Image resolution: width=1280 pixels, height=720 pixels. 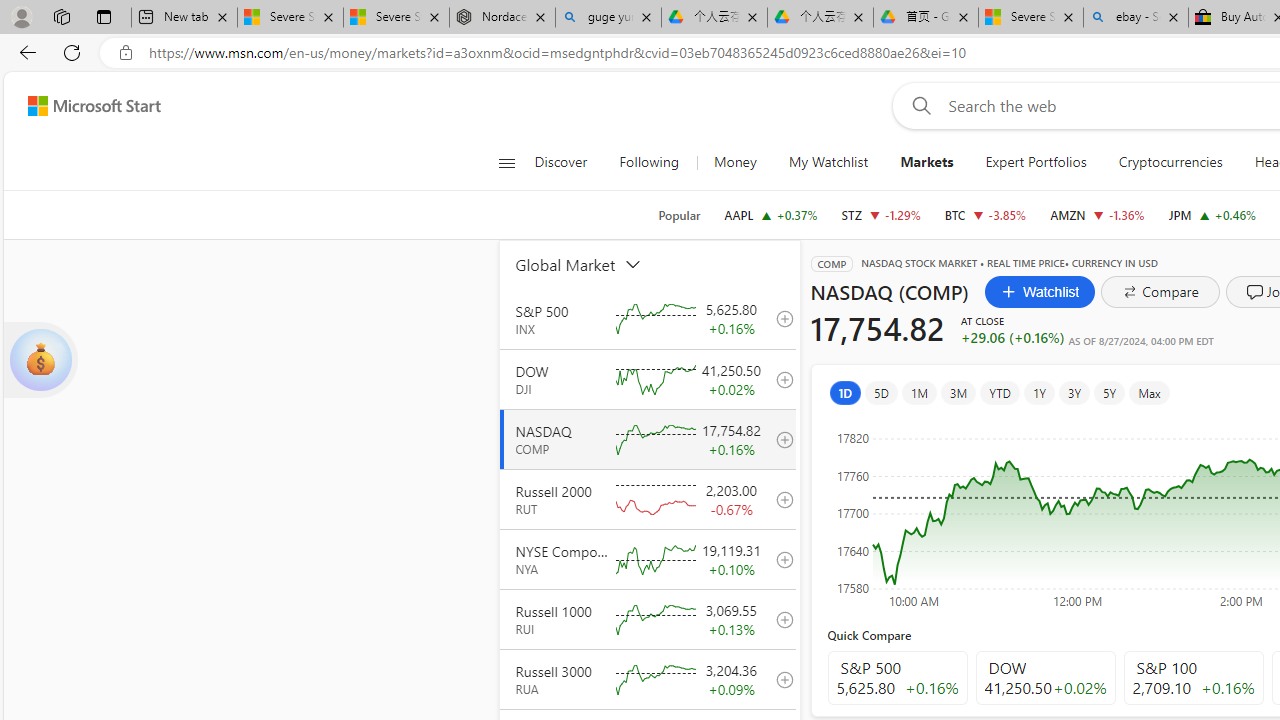 I want to click on 'Expert Portfolios', so click(x=1036, y=162).